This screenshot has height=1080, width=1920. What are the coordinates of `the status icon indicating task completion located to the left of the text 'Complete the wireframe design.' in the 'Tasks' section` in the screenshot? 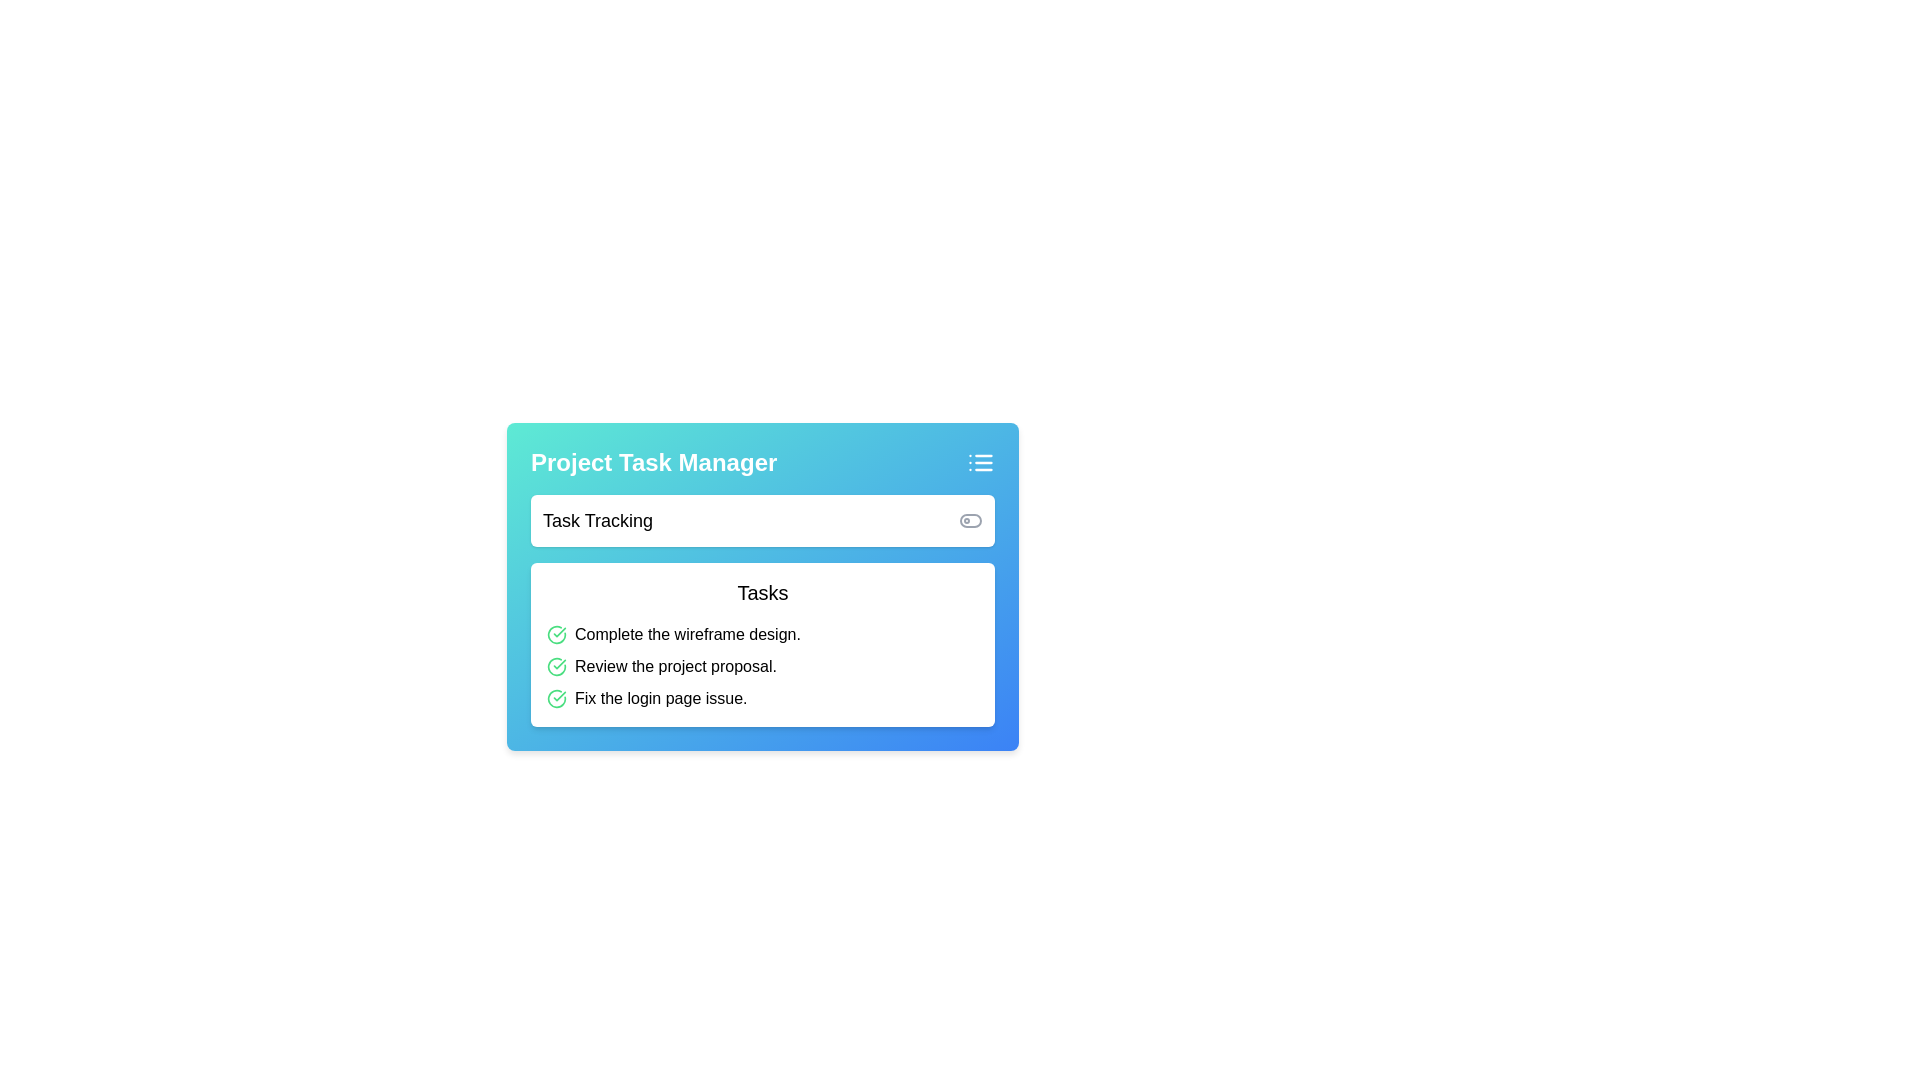 It's located at (556, 635).